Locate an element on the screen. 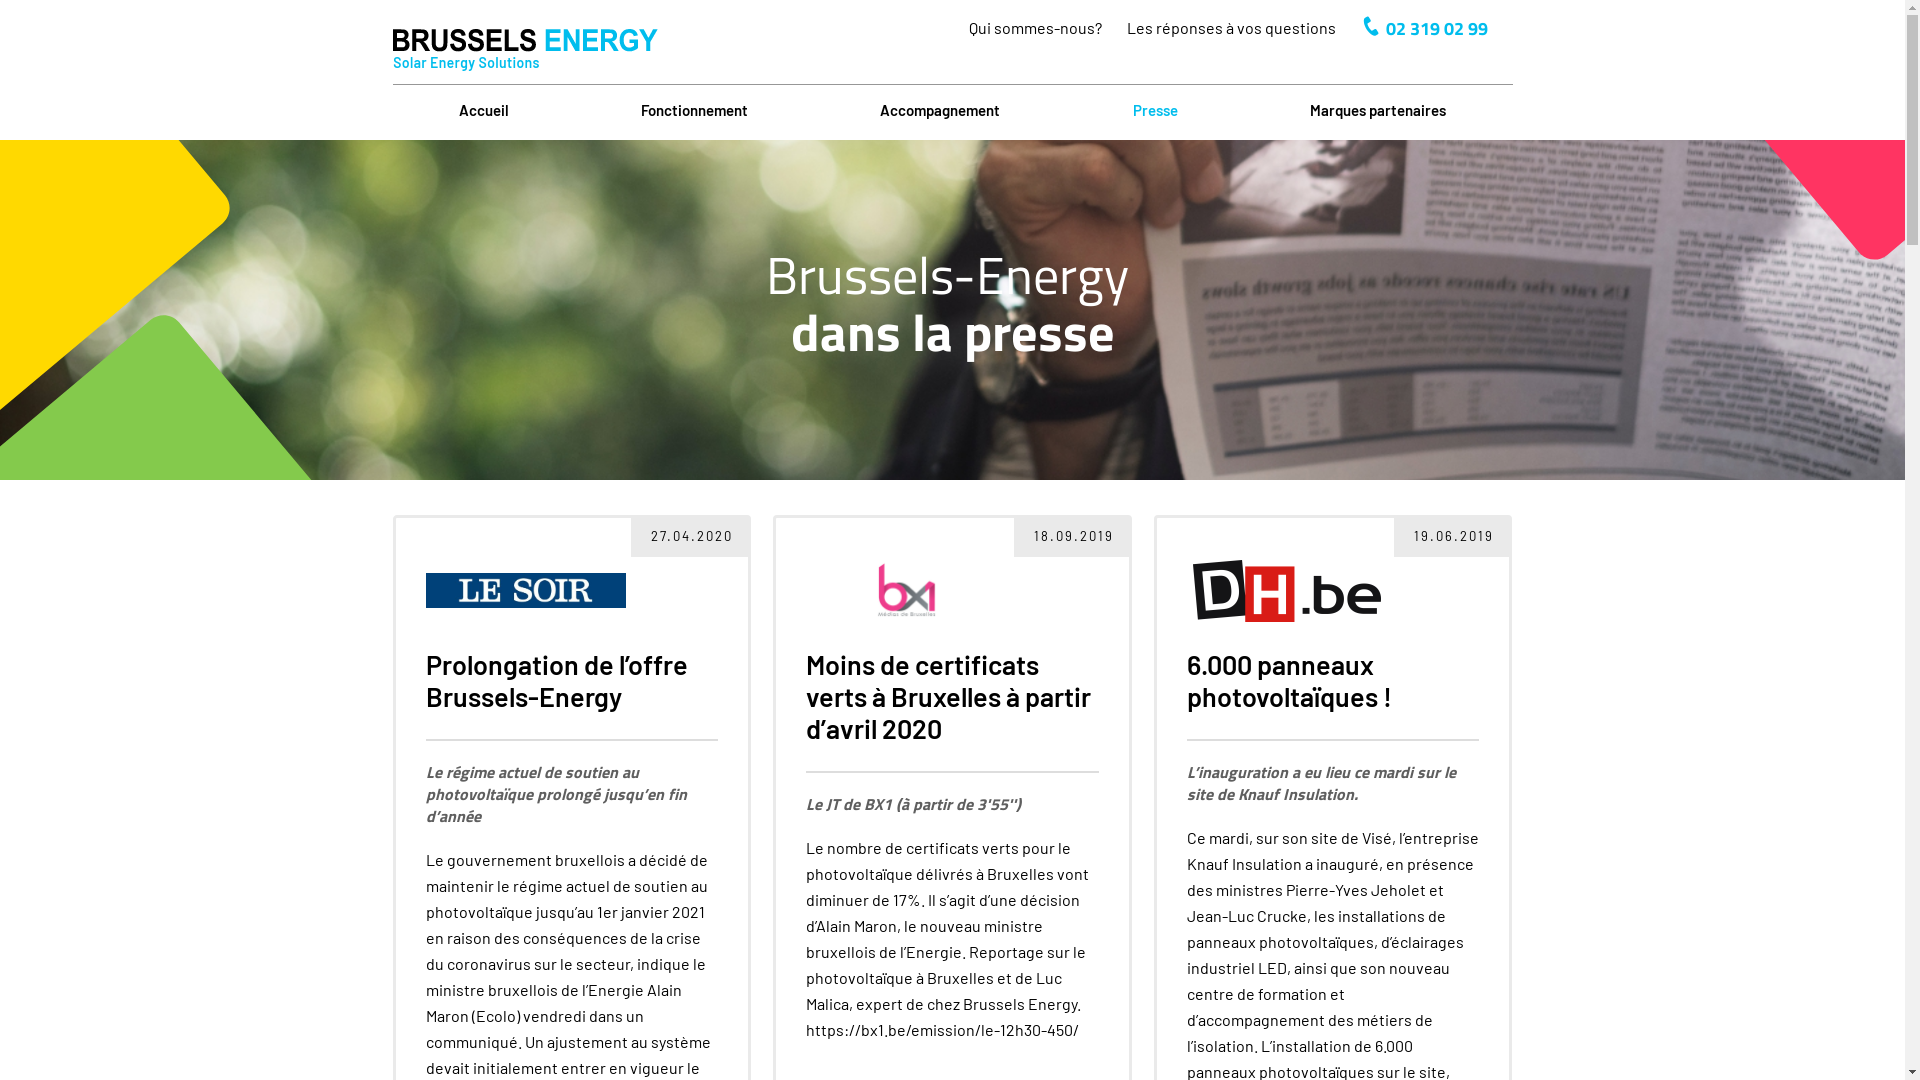 Image resolution: width=1920 pixels, height=1080 pixels. 'Accompagnement' is located at coordinates (939, 110).